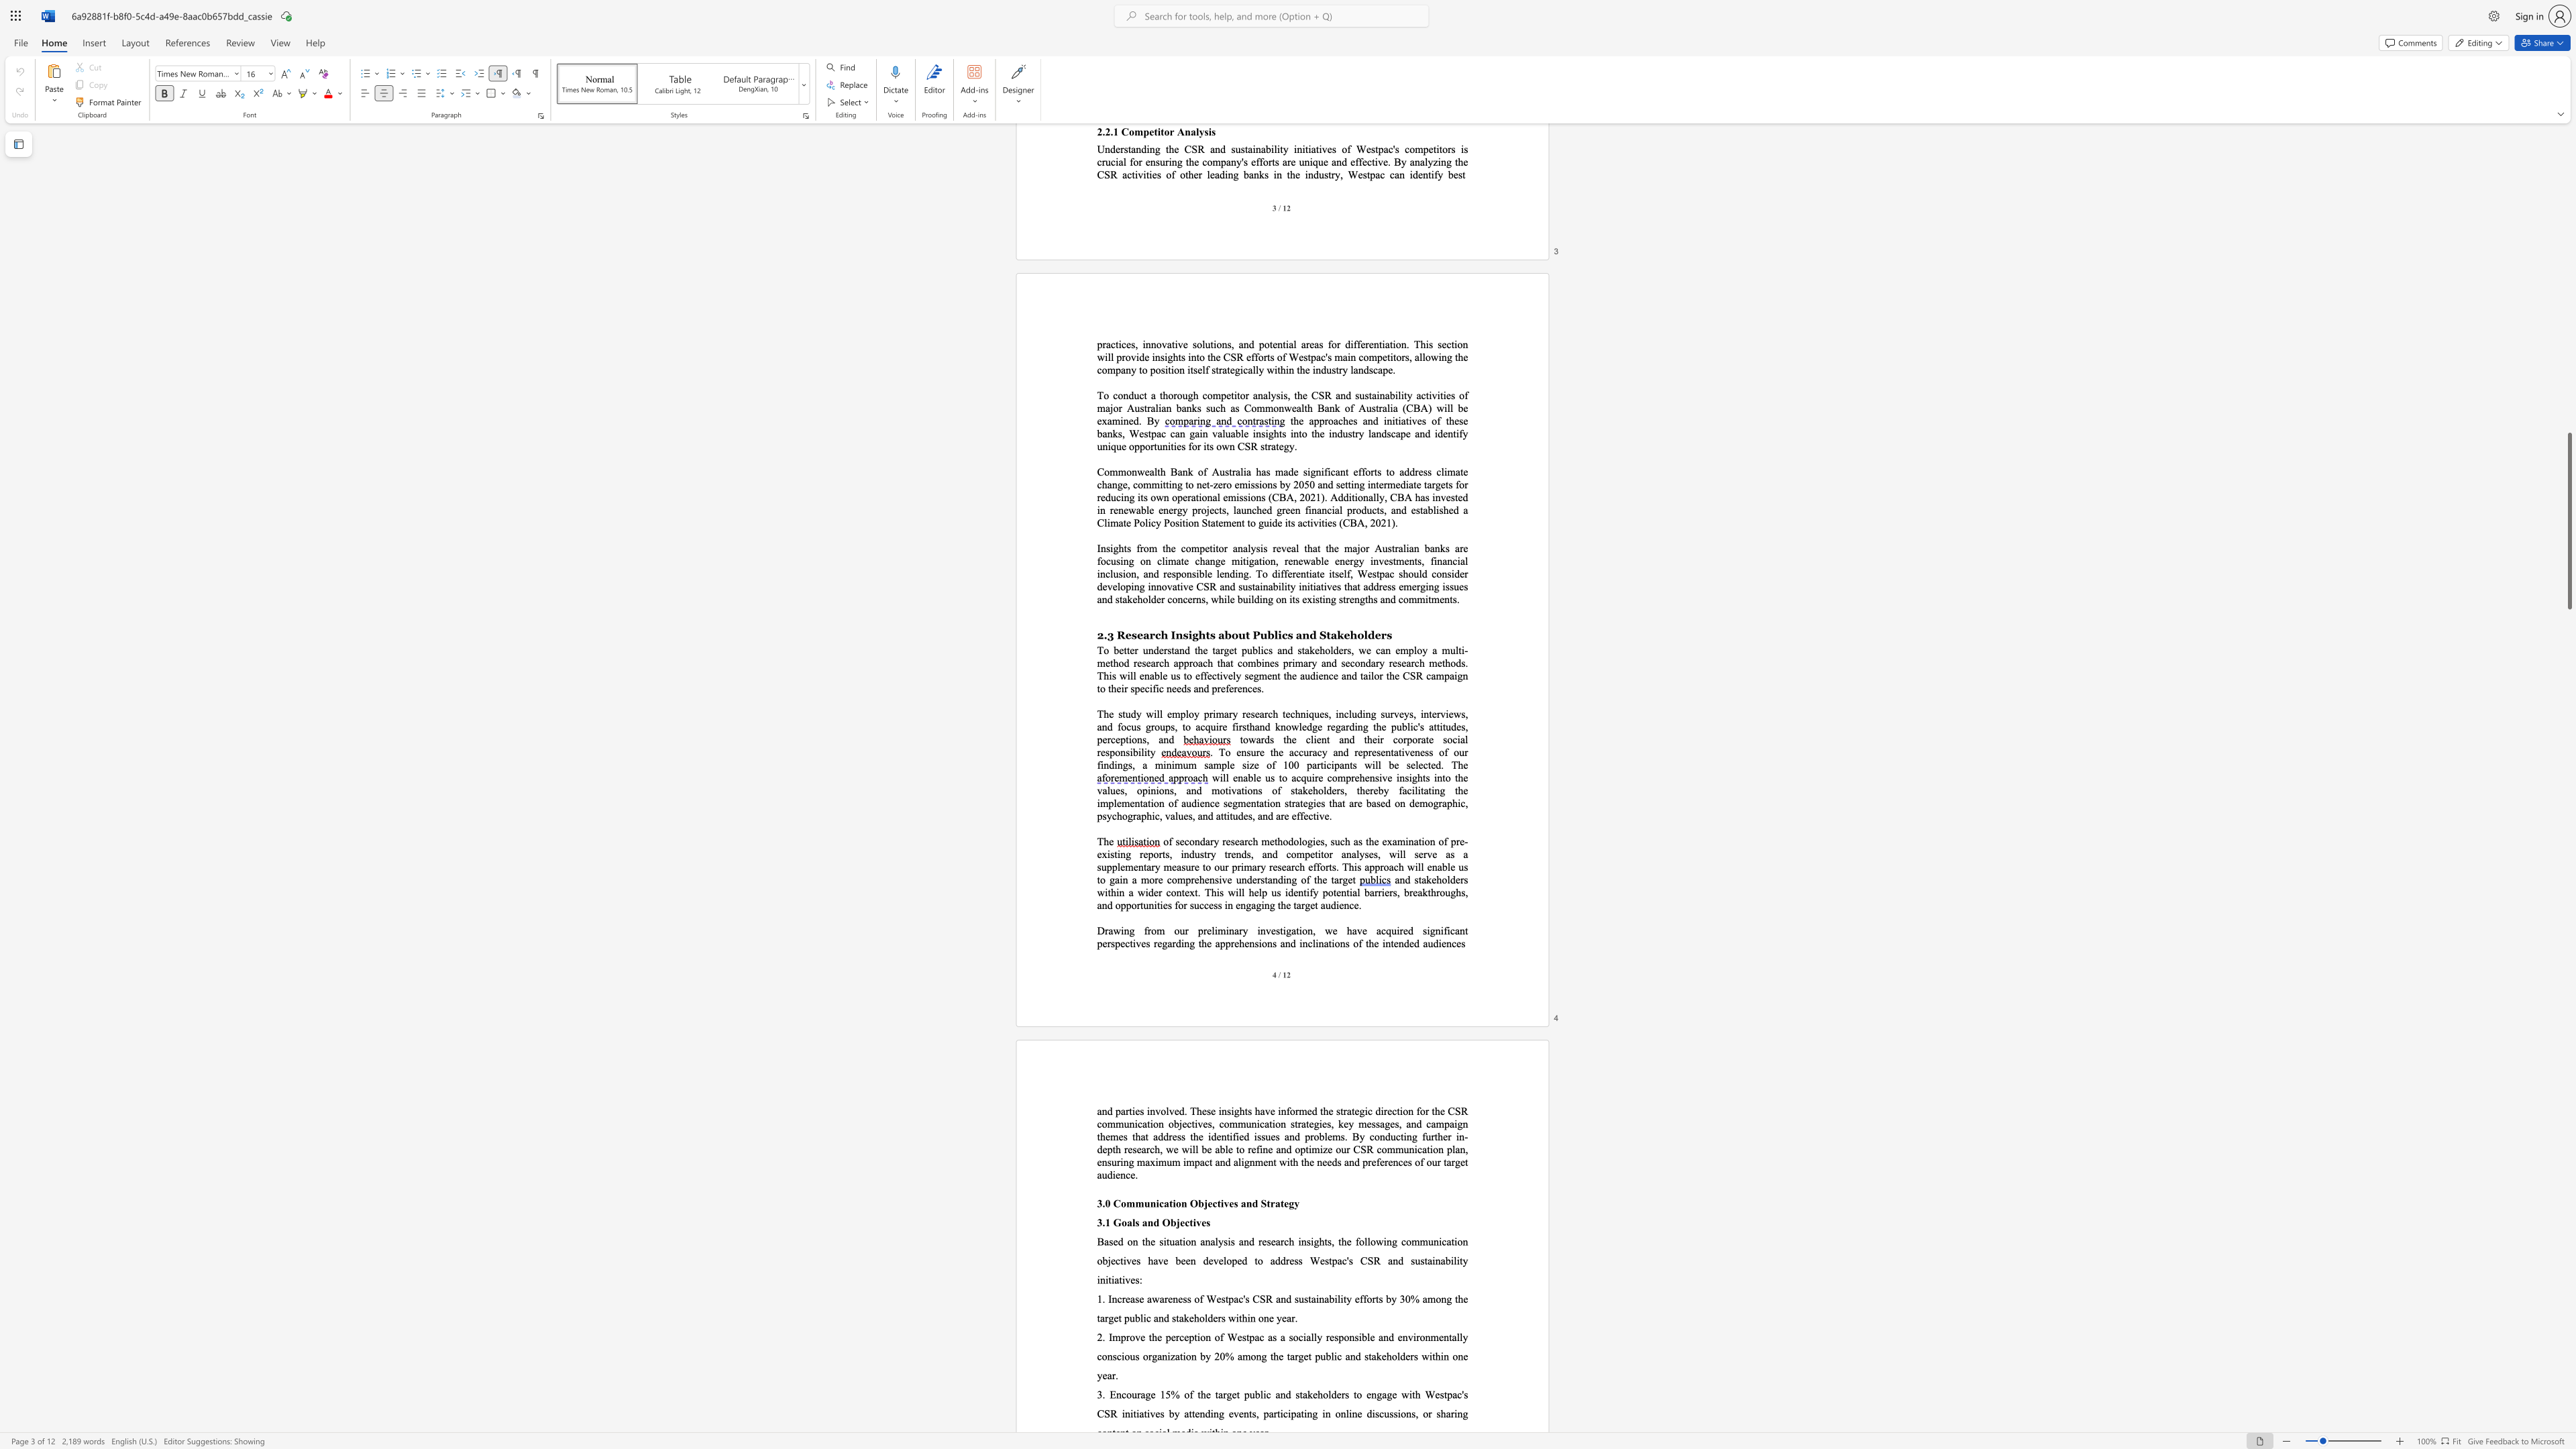 Image resolution: width=2576 pixels, height=1449 pixels. I want to click on the 2th character "h" in the text, so click(1334, 802).